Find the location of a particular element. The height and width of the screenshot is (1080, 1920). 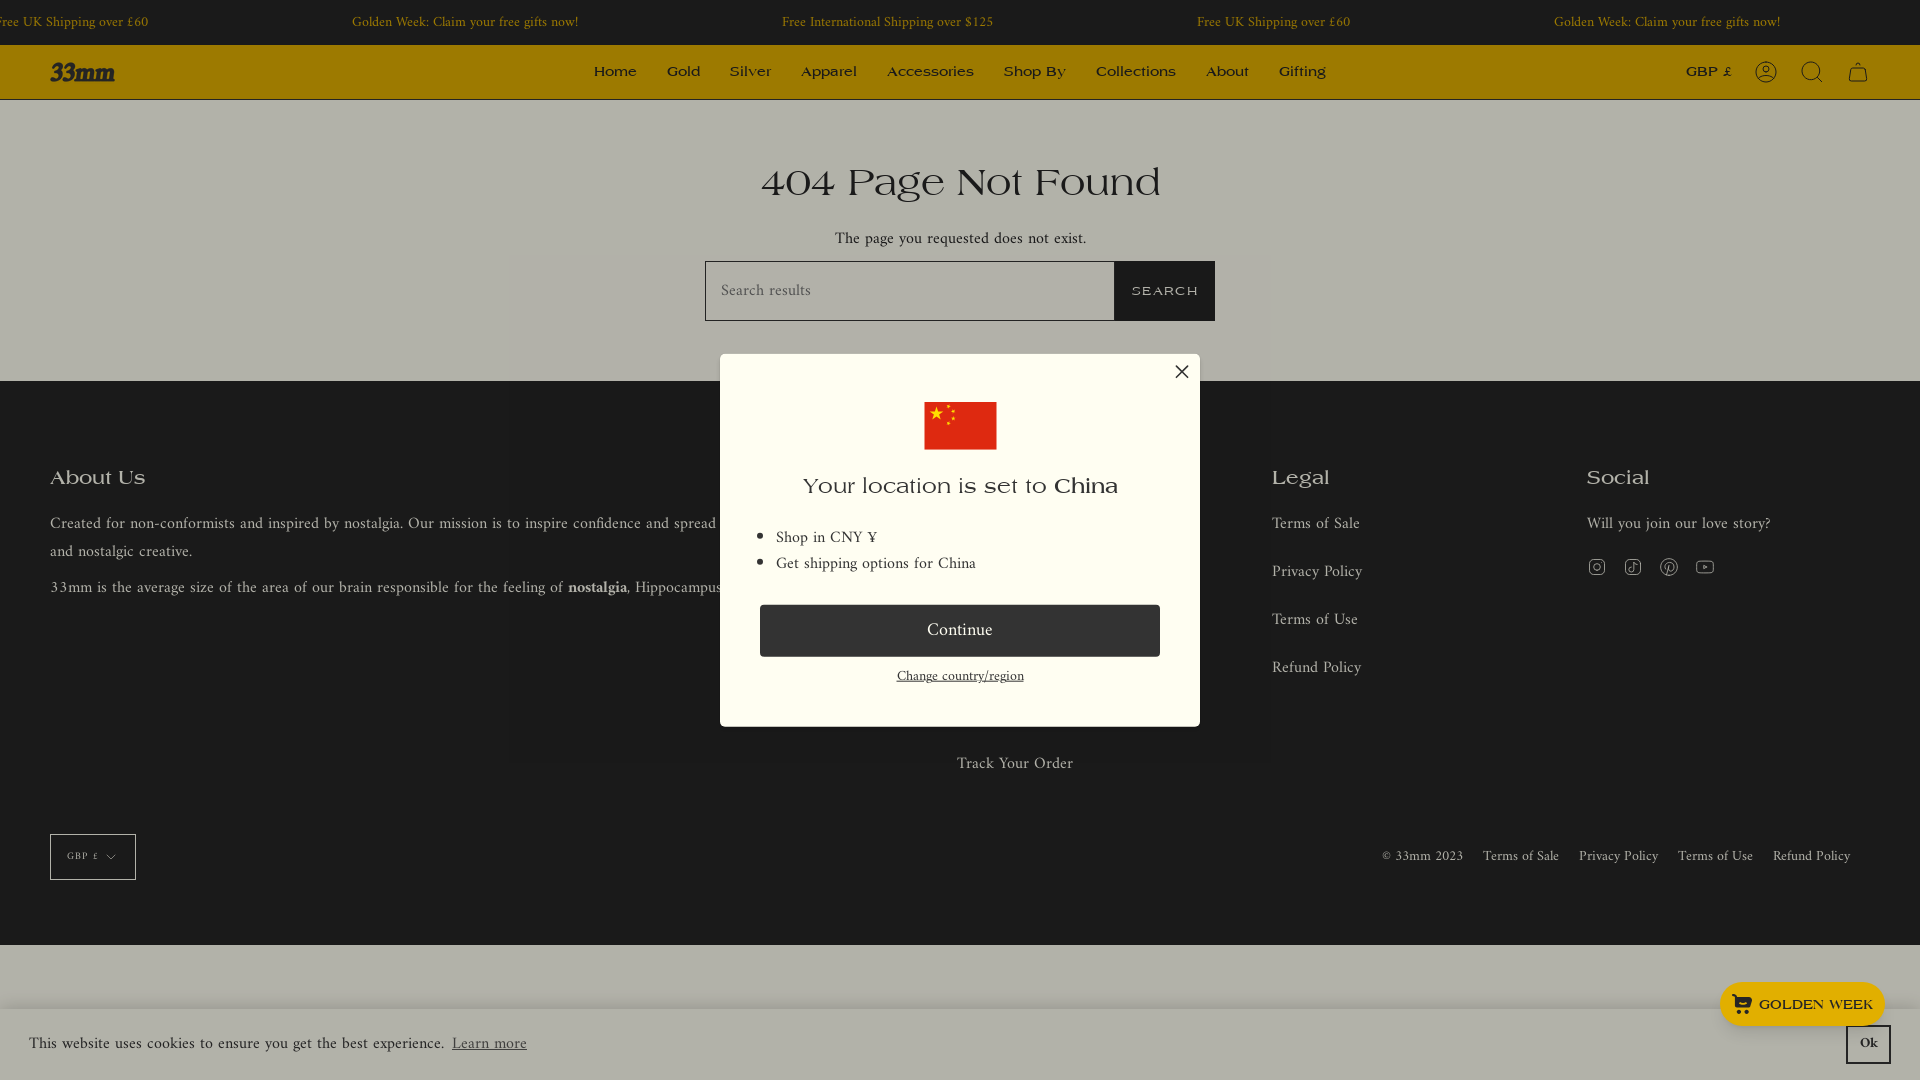

'SEARCH' is located at coordinates (1165, 290).